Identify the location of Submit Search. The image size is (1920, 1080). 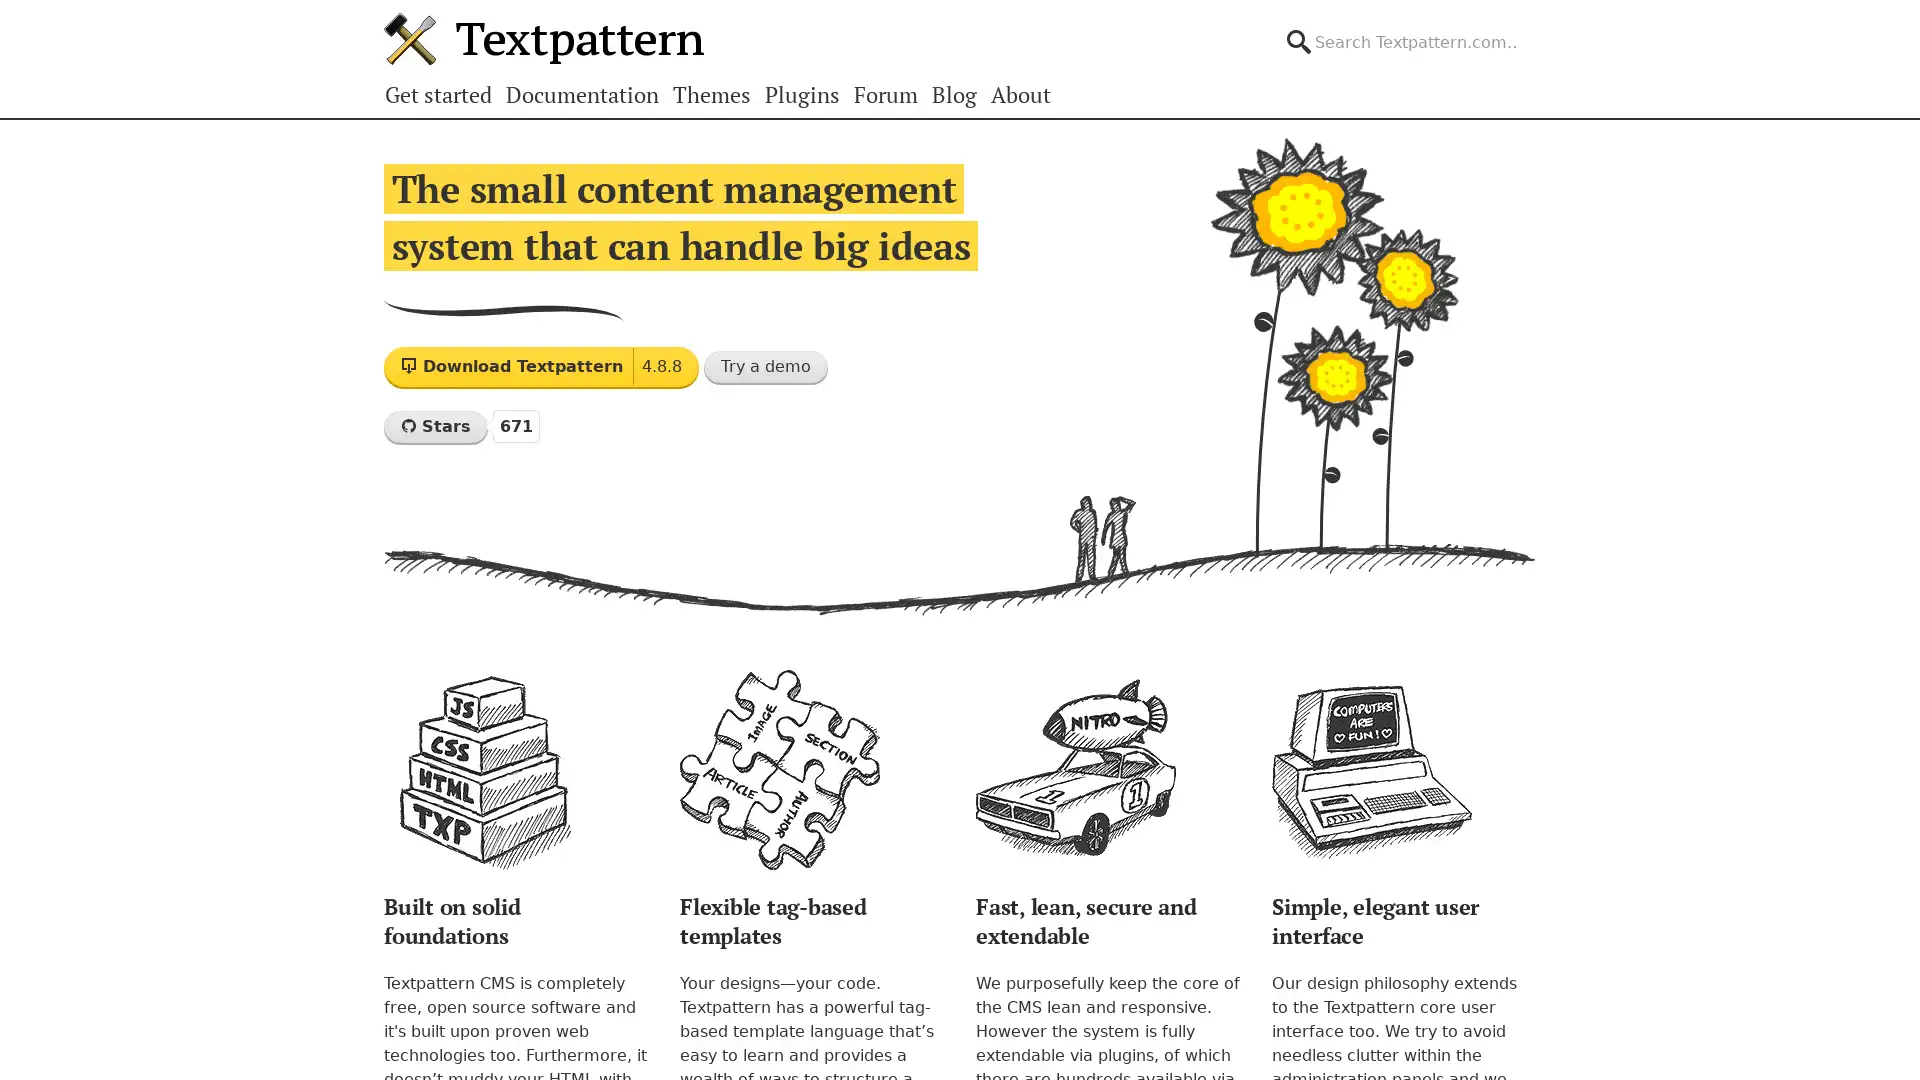
(1534, 24).